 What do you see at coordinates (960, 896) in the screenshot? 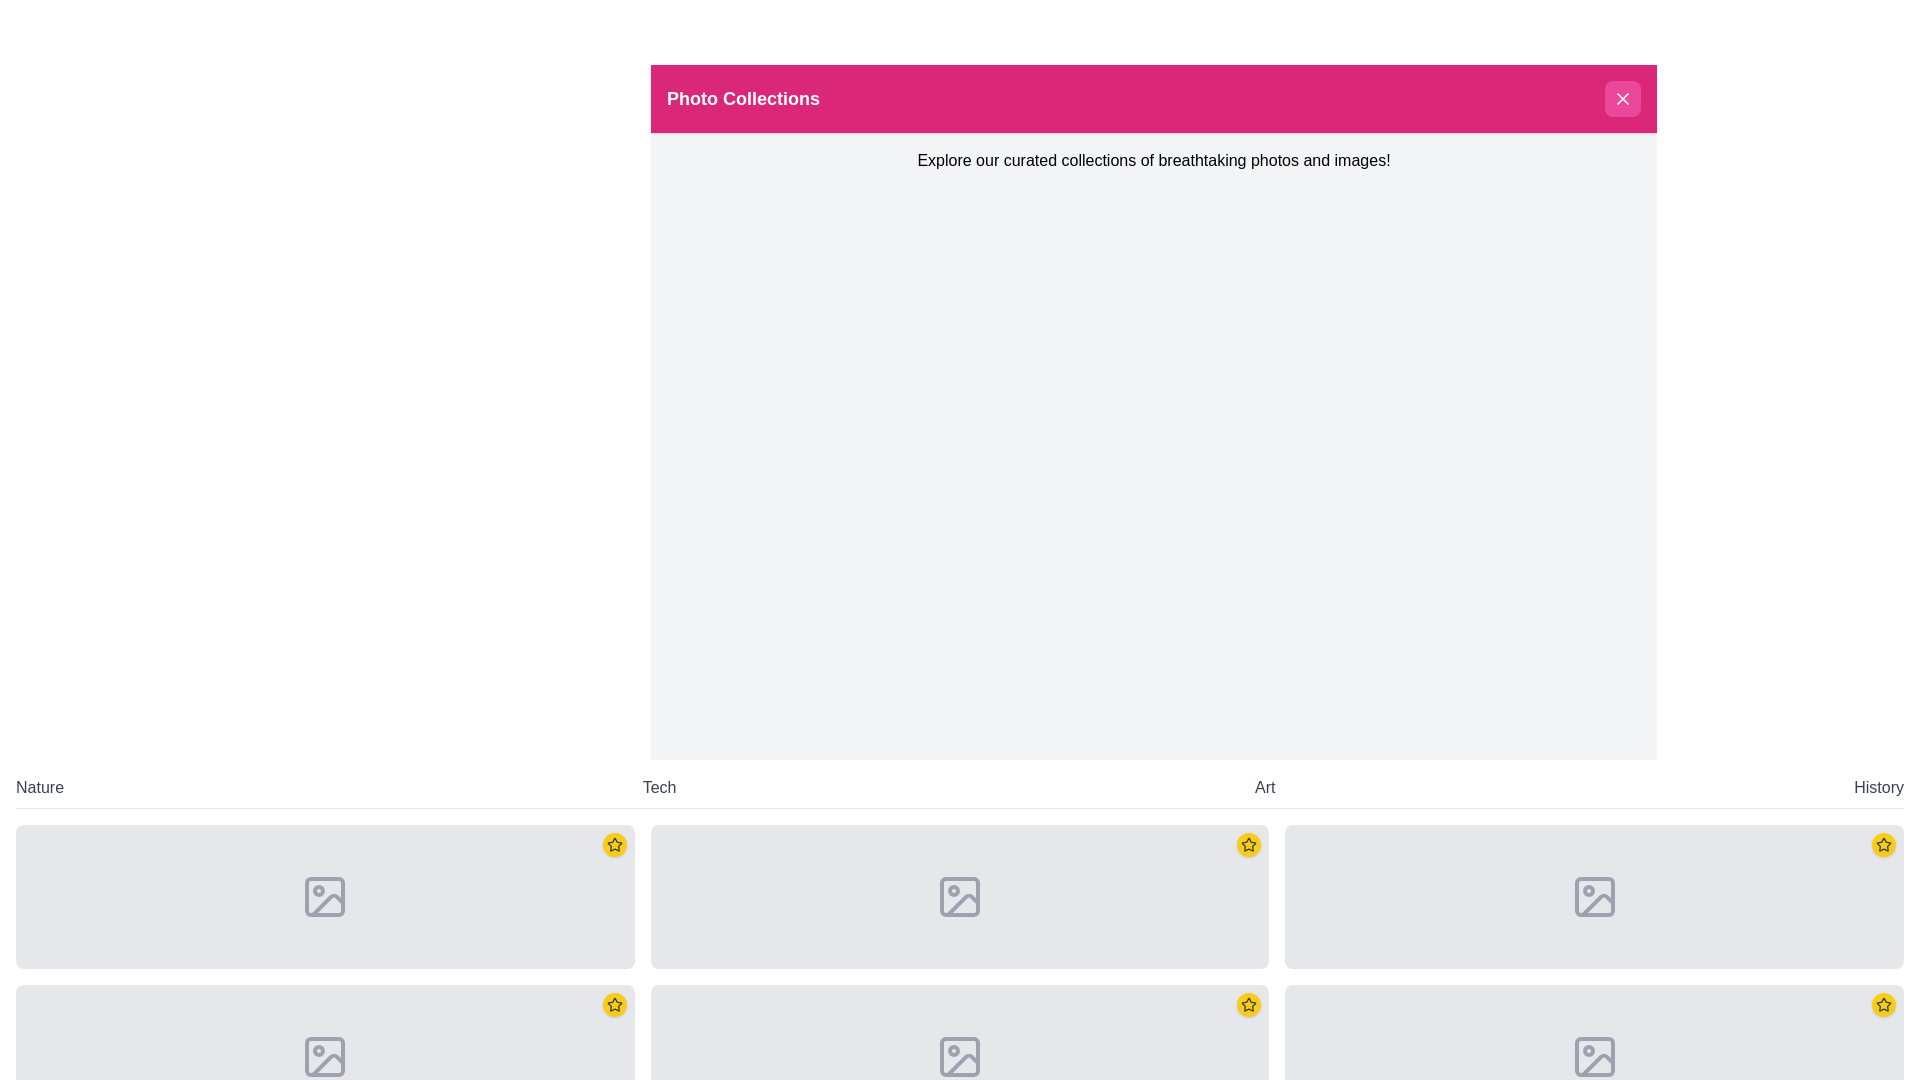
I see `the SVG icon of a photo frame or gallery with a grey outline, located in the second row and second column of the grid, featuring a circular camera lens detail` at bounding box center [960, 896].